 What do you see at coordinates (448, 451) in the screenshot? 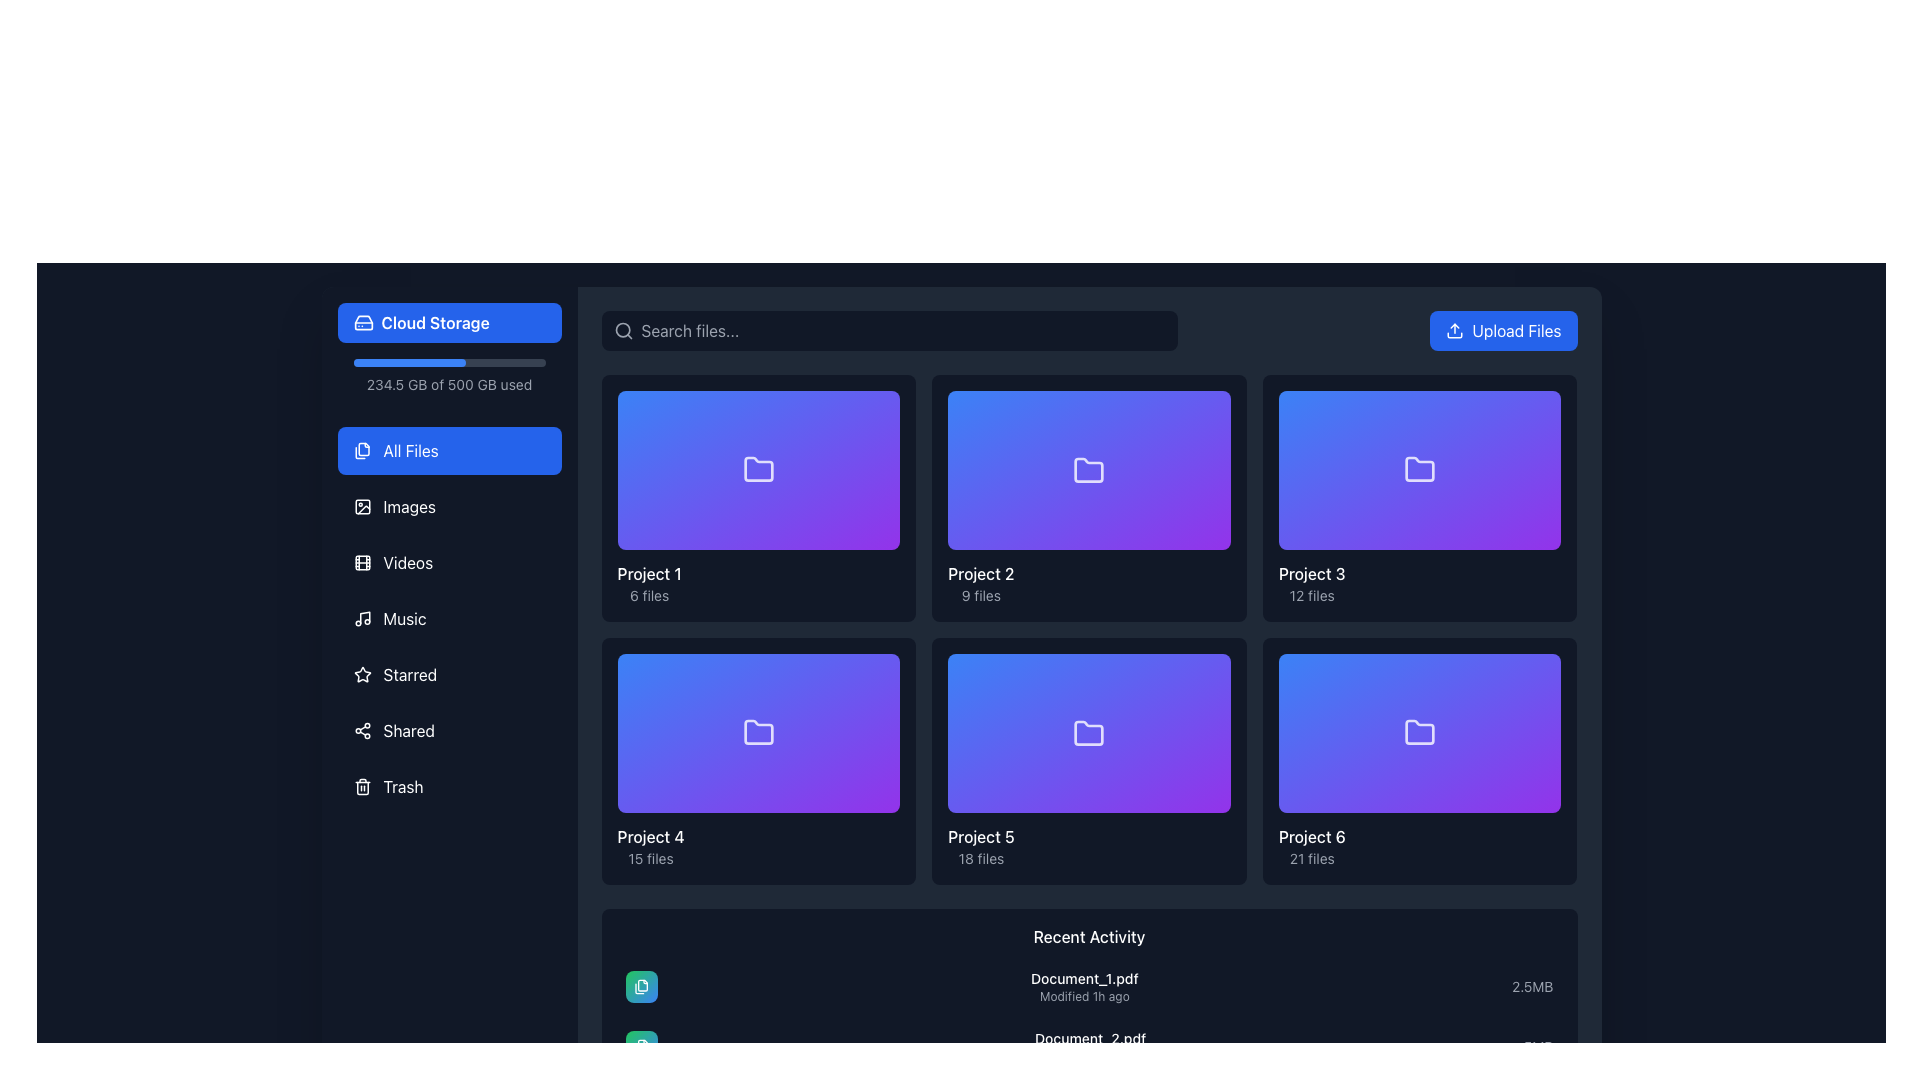
I see `the second navigation button in the vertical menu on the left sidebar` at bounding box center [448, 451].